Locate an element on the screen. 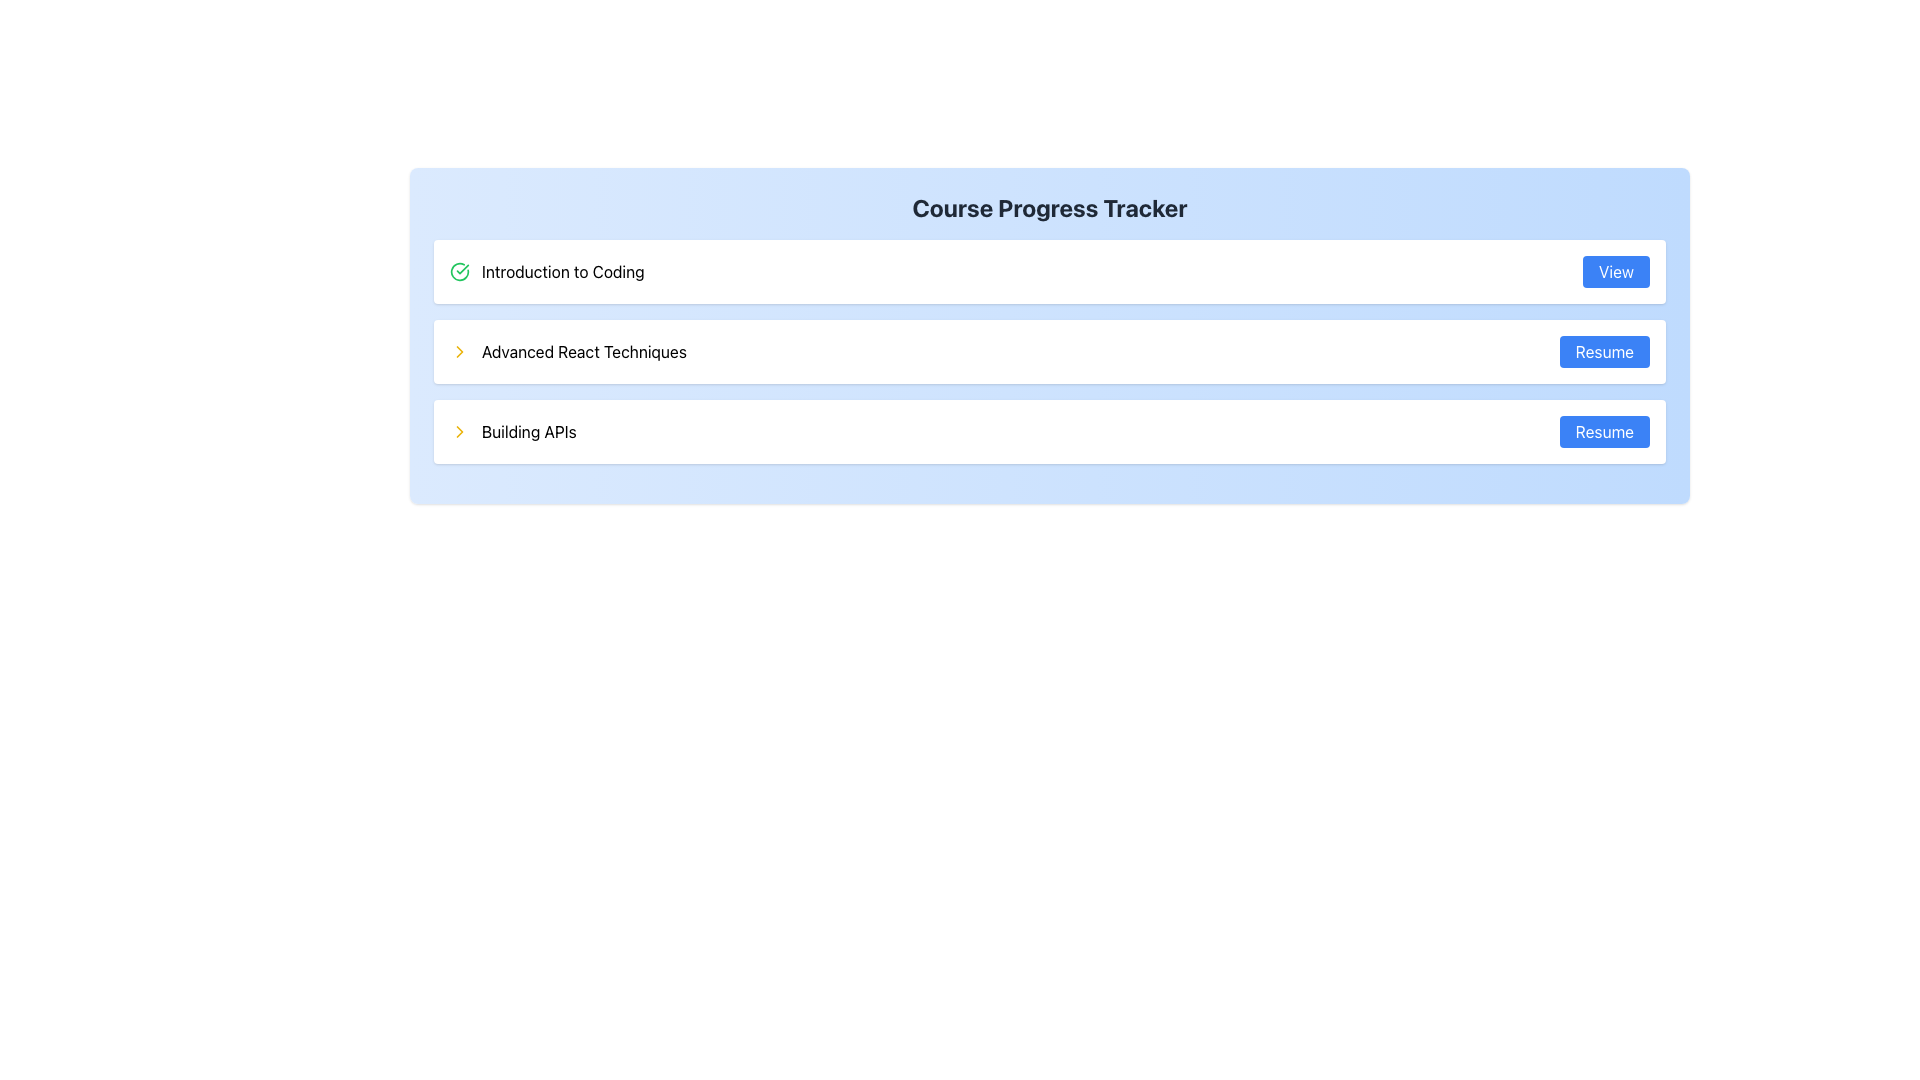 The width and height of the screenshot is (1920, 1080). the green circular icon with a checkmark, which indicates completion or successful status, located to the left of the text 'Introduction to Coding' is located at coordinates (459, 272).